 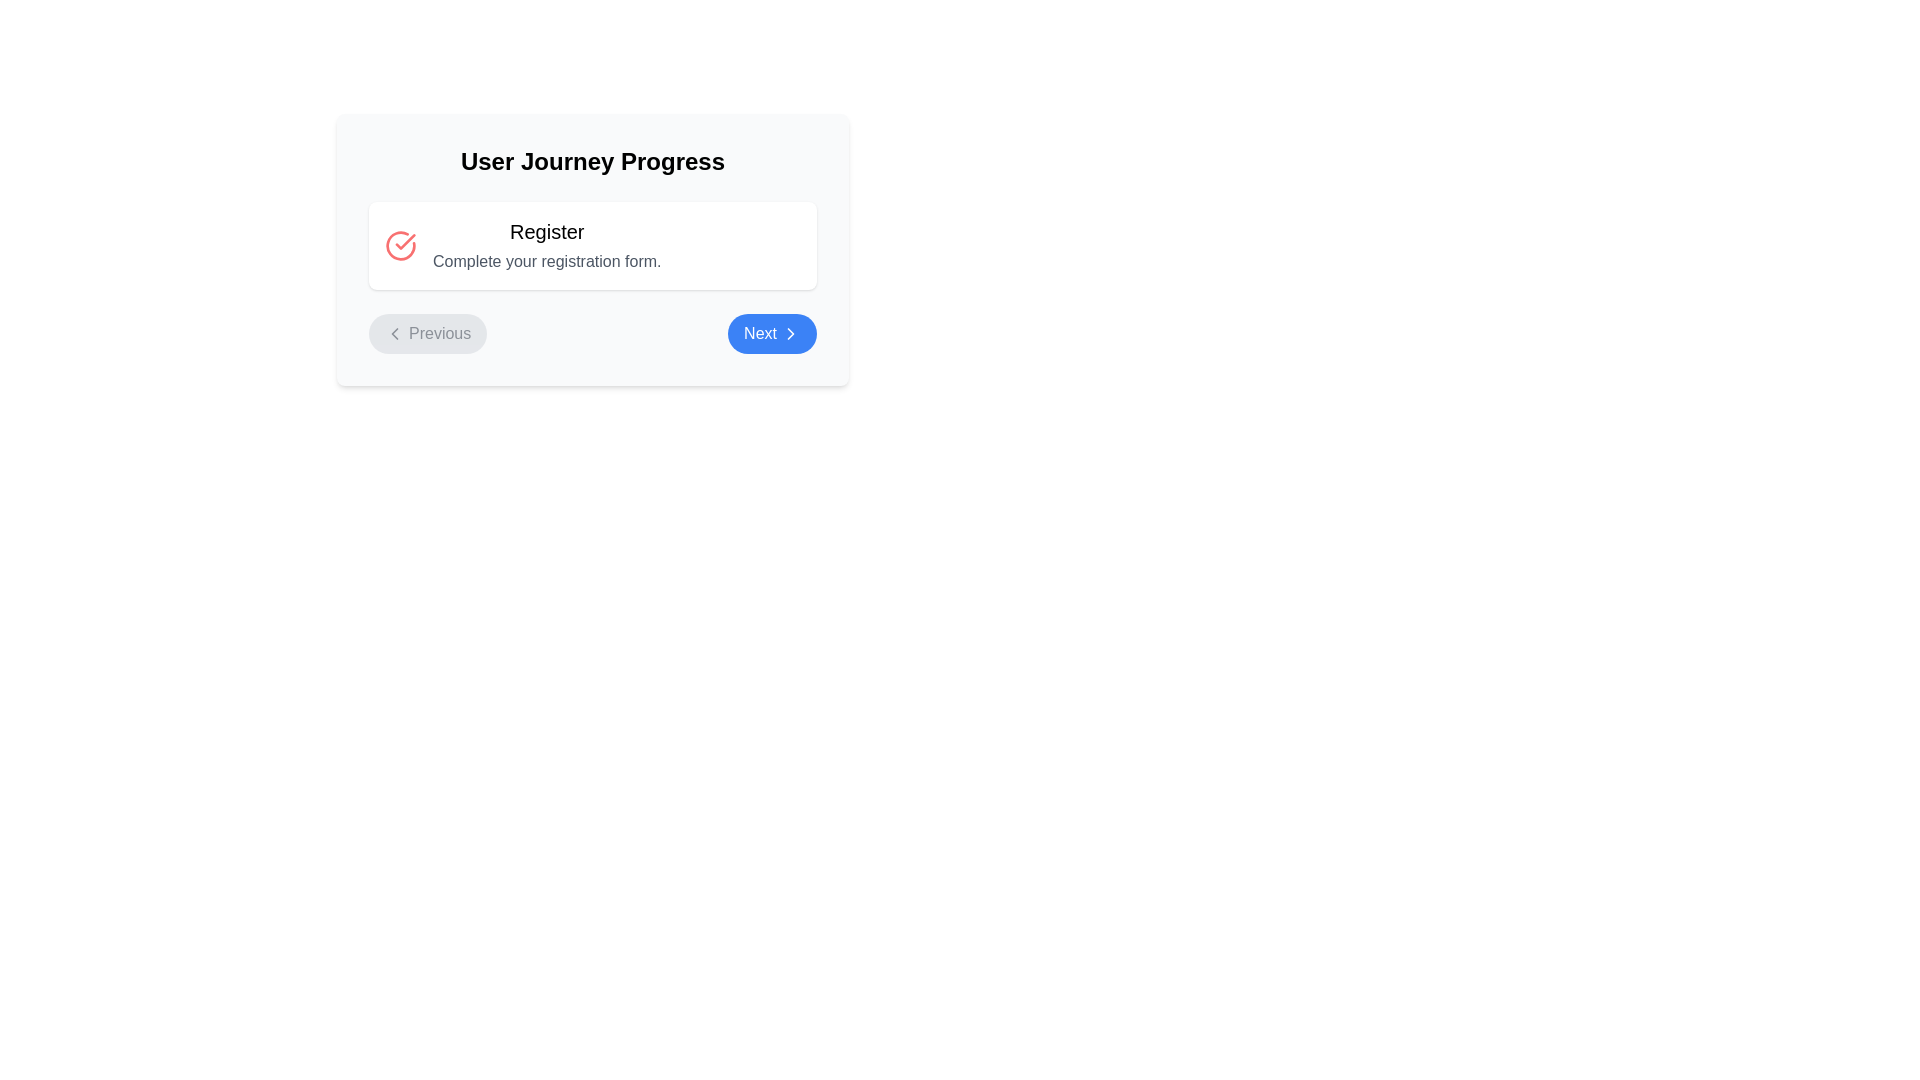 What do you see at coordinates (394, 333) in the screenshot?
I see `the left-facing arrow icon within the 'Previous' button as an indicator` at bounding box center [394, 333].